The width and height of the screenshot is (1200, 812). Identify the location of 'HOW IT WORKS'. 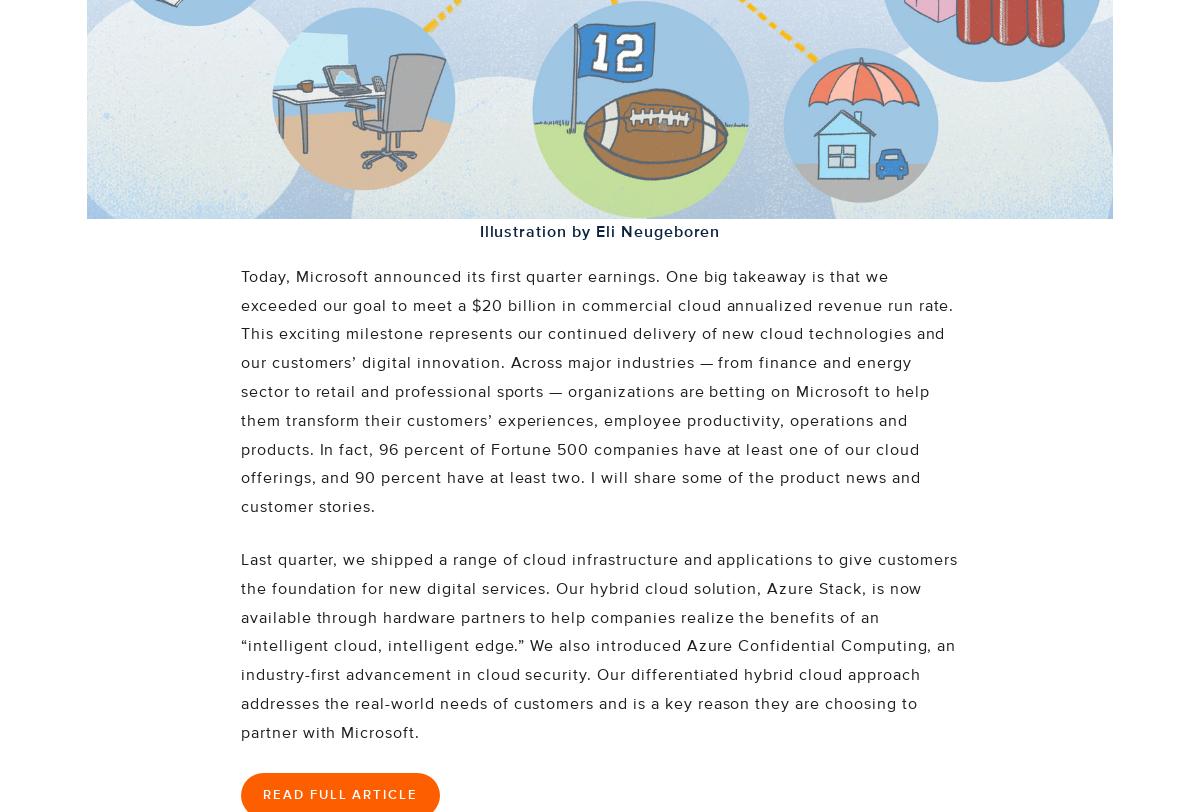
(140, 143).